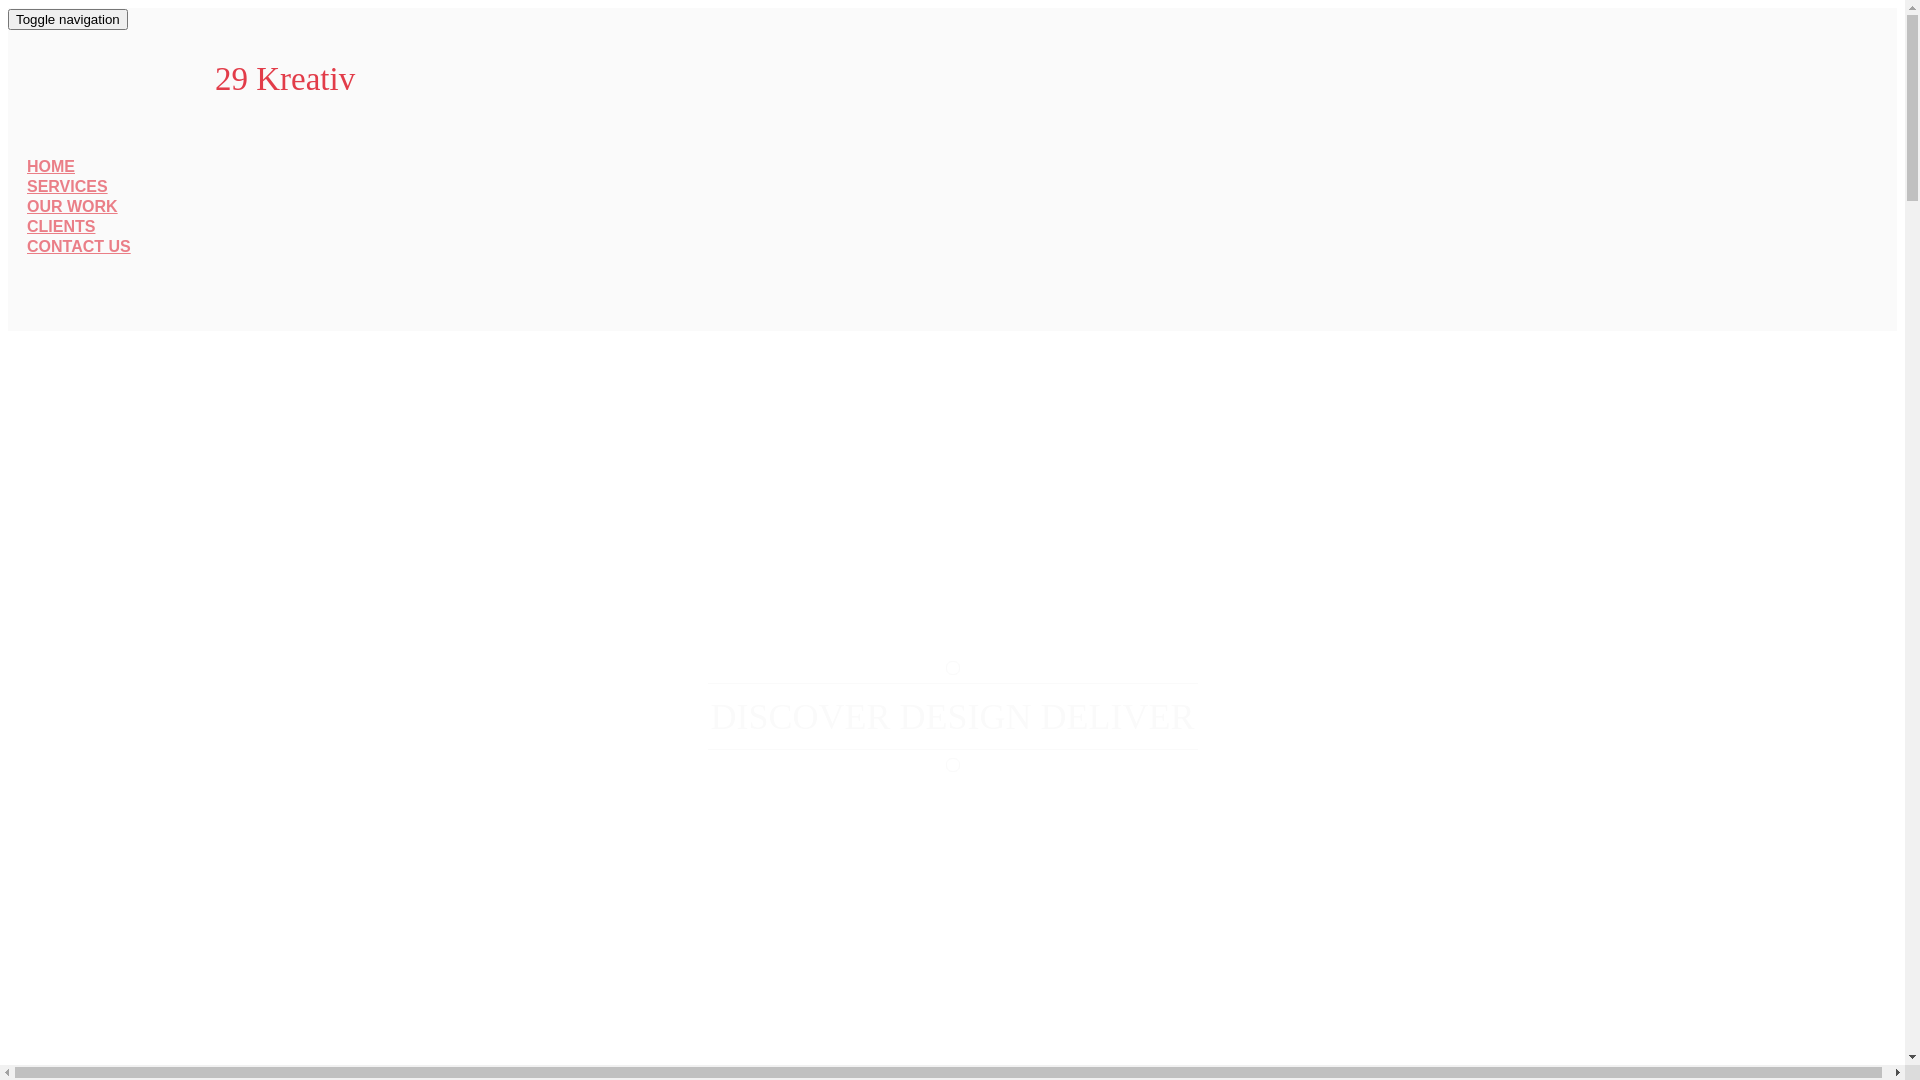  Describe the element at coordinates (67, 186) in the screenshot. I see `'SERVICES'` at that location.